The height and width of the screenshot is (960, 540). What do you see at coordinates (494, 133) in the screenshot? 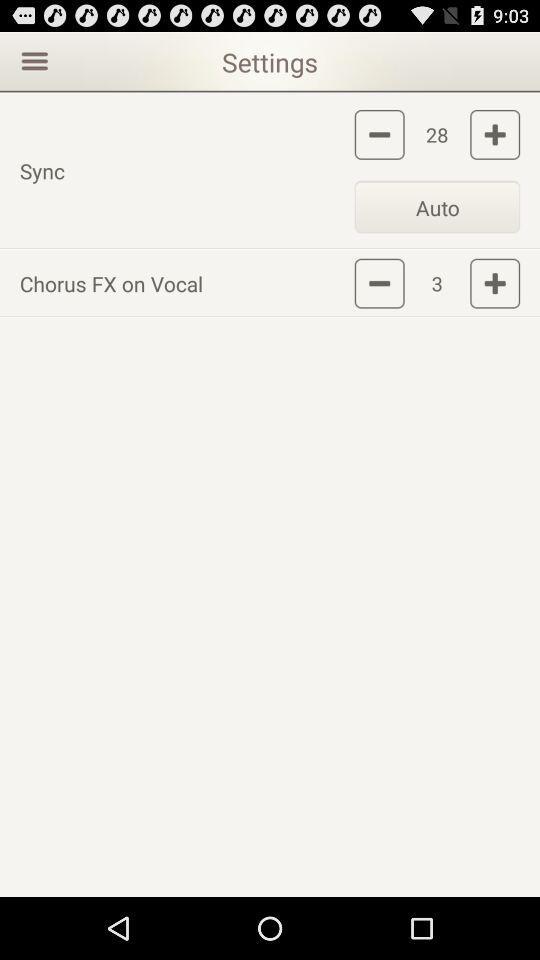
I see `value` at bounding box center [494, 133].